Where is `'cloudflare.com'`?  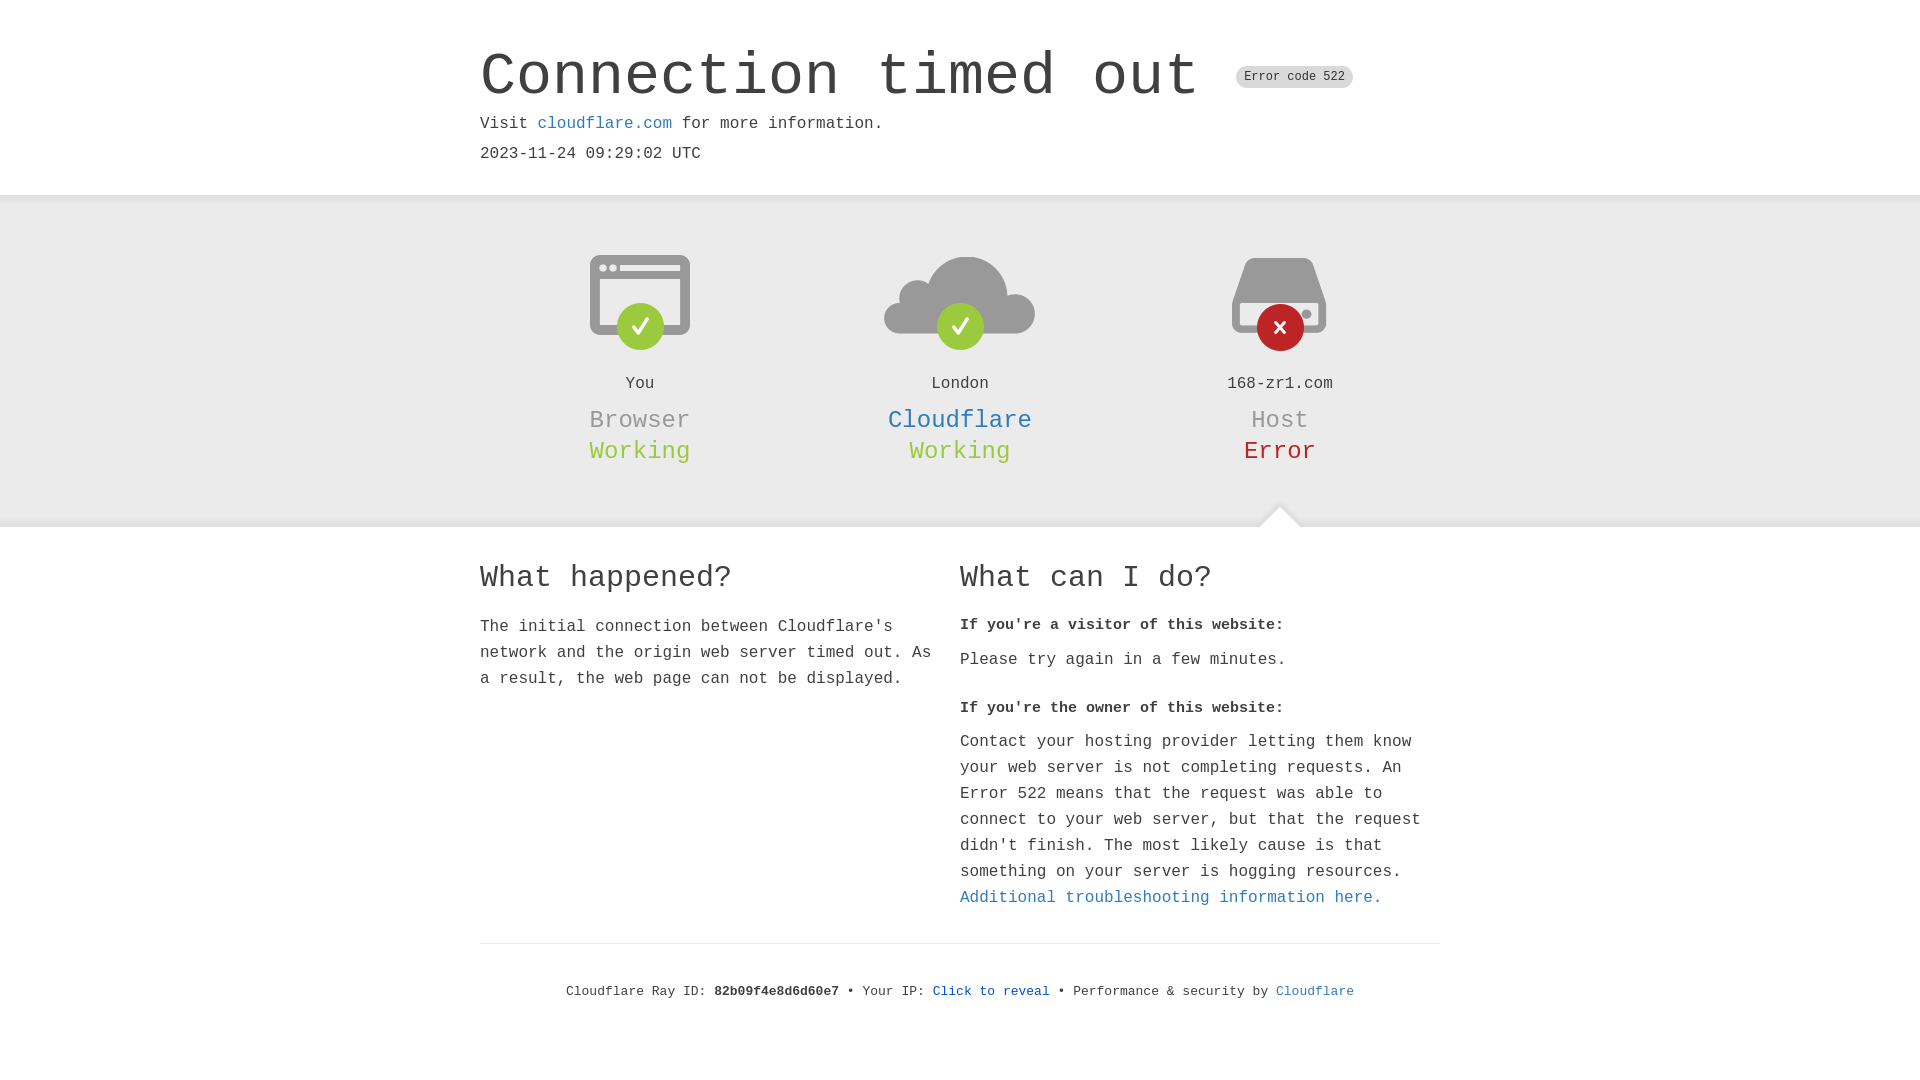
'cloudflare.com' is located at coordinates (603, 123).